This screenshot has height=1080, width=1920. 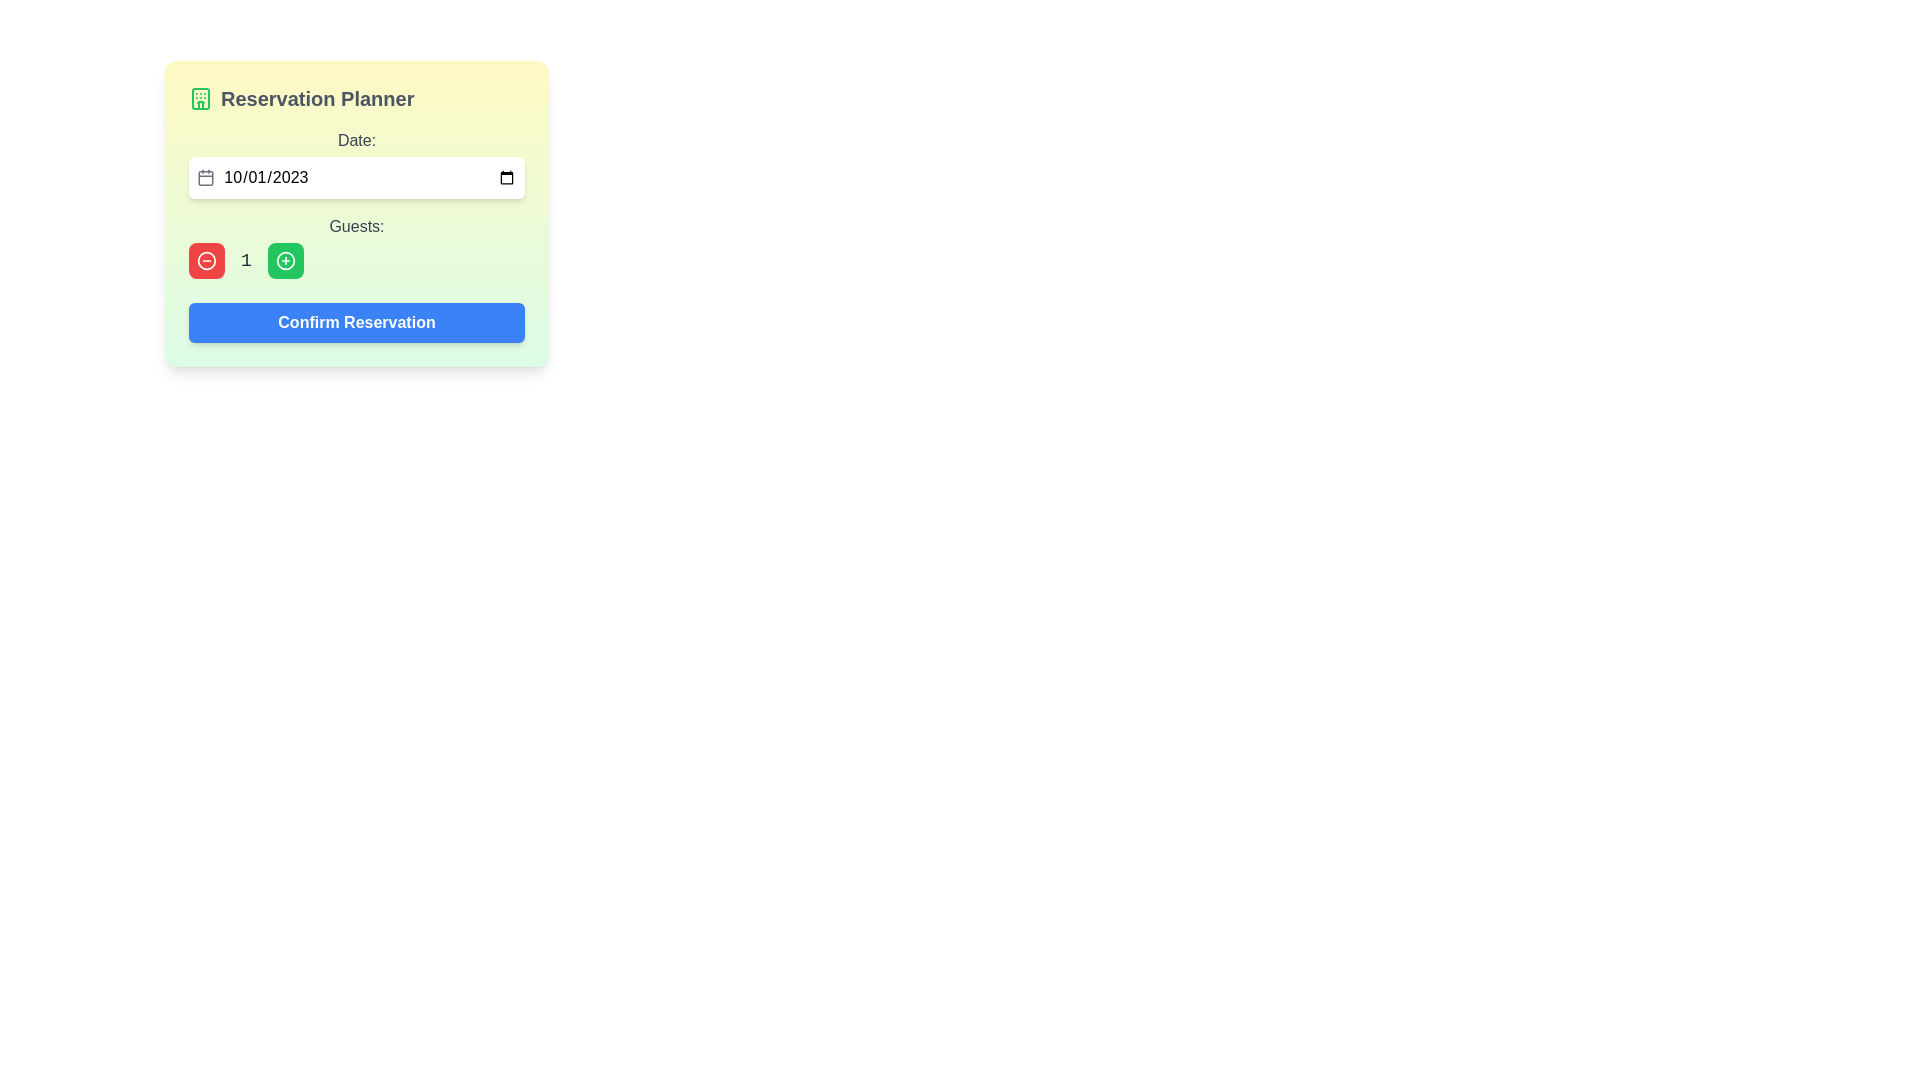 What do you see at coordinates (206, 260) in the screenshot?
I see `the minus sign icon inside the red circular border located at the bottom left of the 'Reservation Planner' card` at bounding box center [206, 260].